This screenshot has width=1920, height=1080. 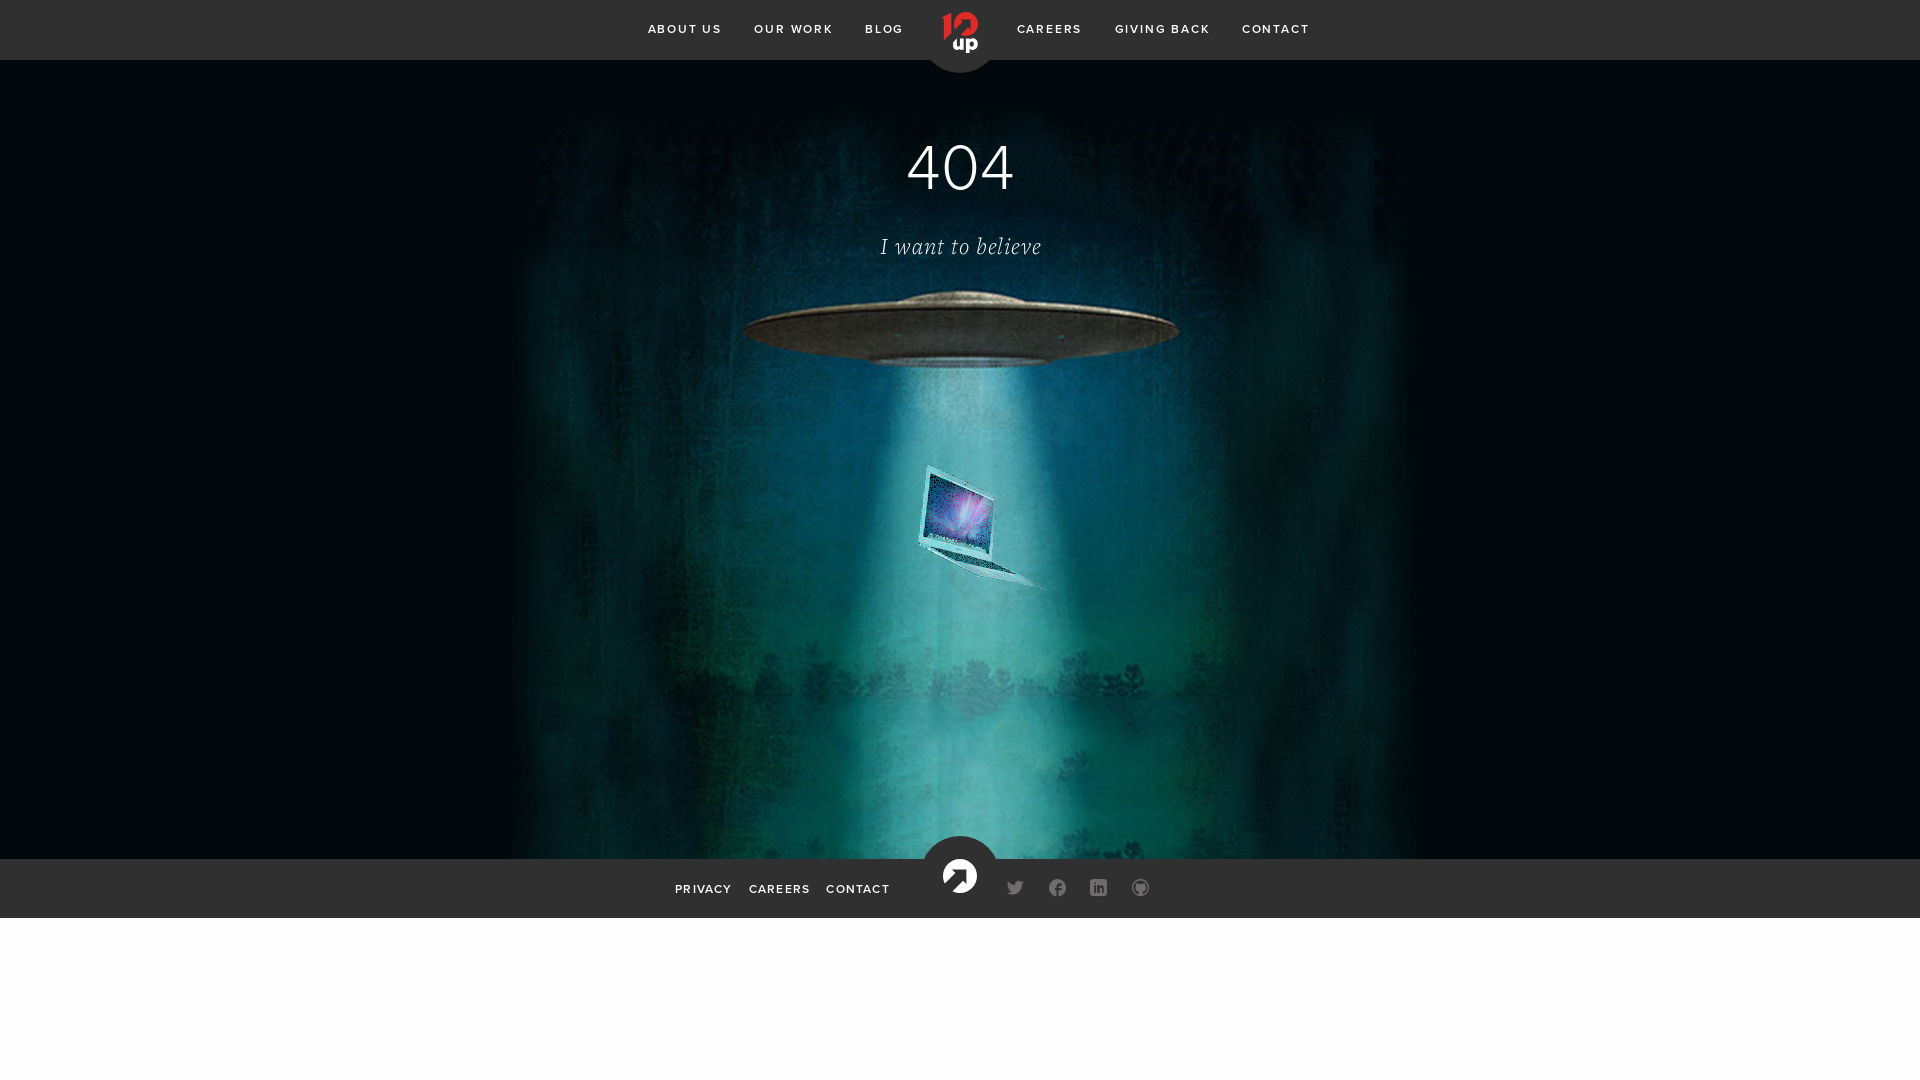 What do you see at coordinates (1275, 29) in the screenshot?
I see `'CONTACT'` at bounding box center [1275, 29].